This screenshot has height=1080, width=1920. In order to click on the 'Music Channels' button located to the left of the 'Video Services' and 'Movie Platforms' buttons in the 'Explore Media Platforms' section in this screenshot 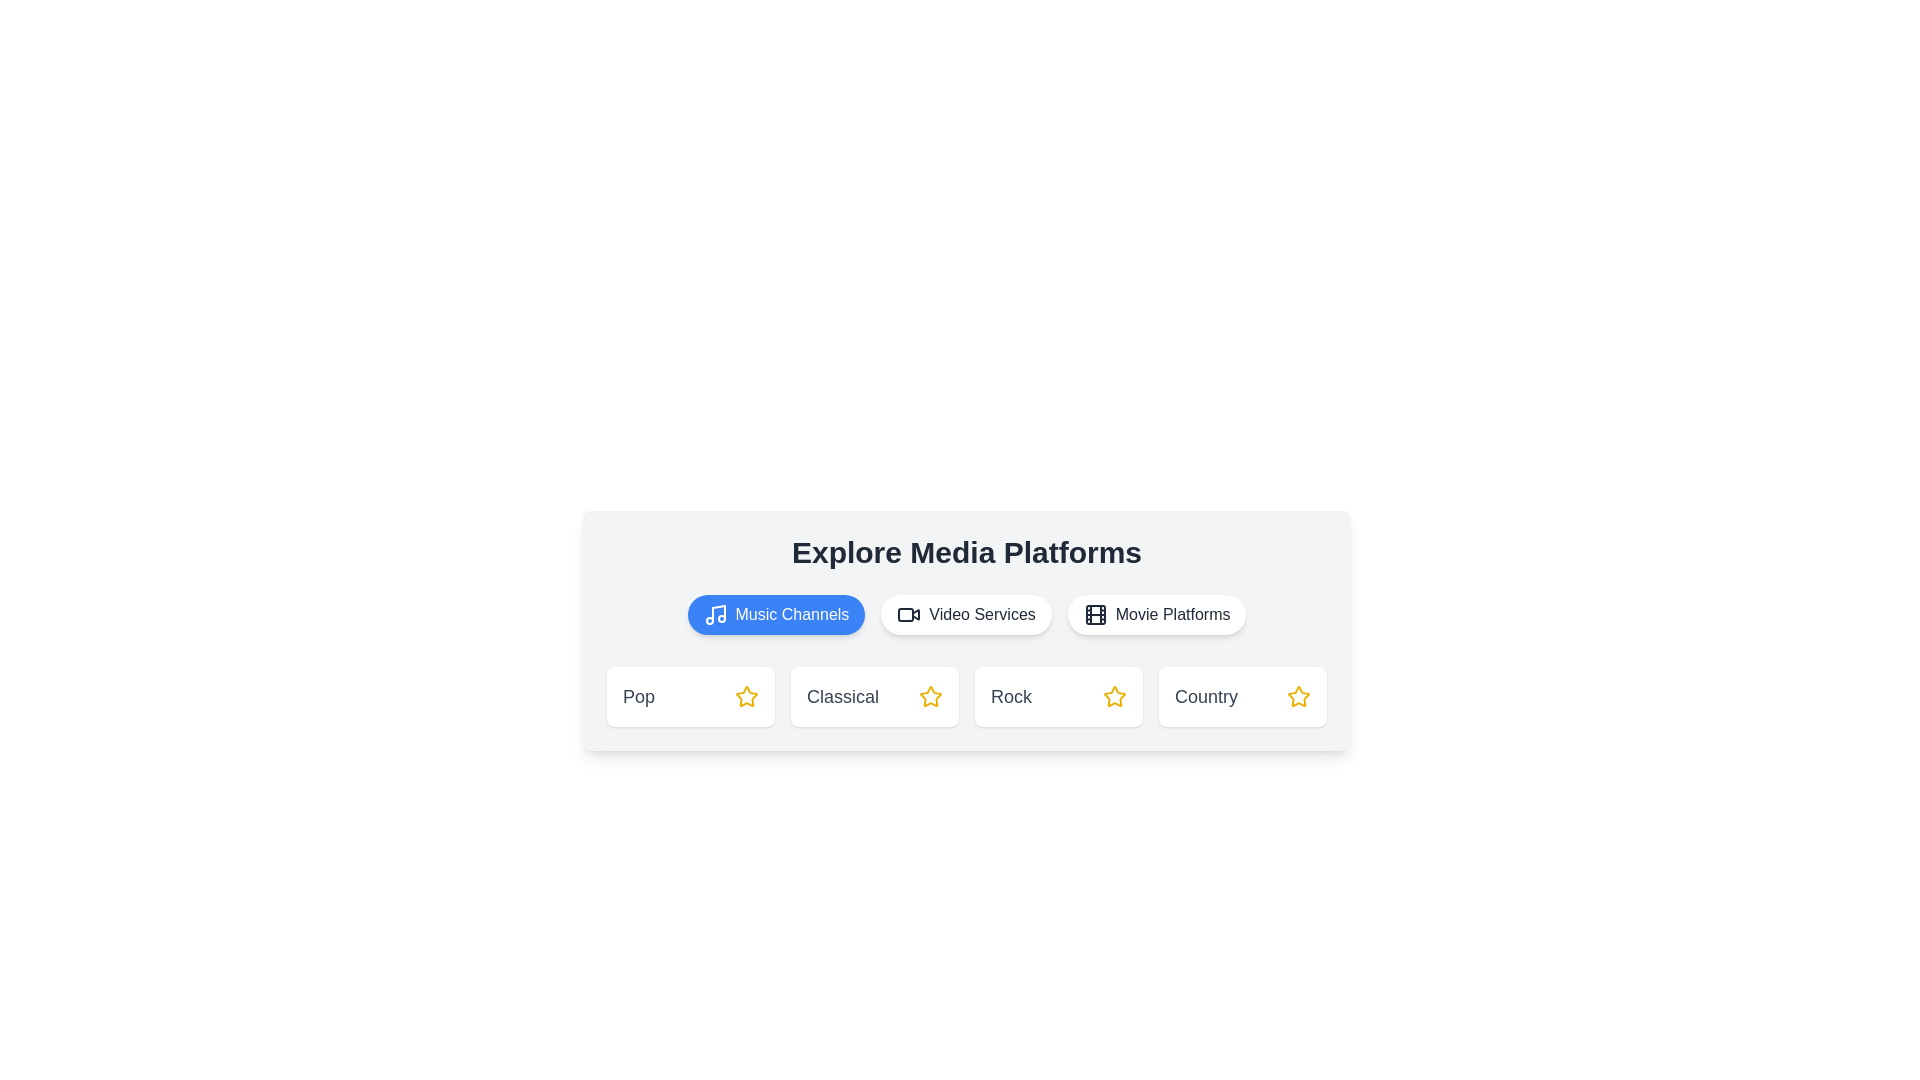, I will do `click(775, 613)`.